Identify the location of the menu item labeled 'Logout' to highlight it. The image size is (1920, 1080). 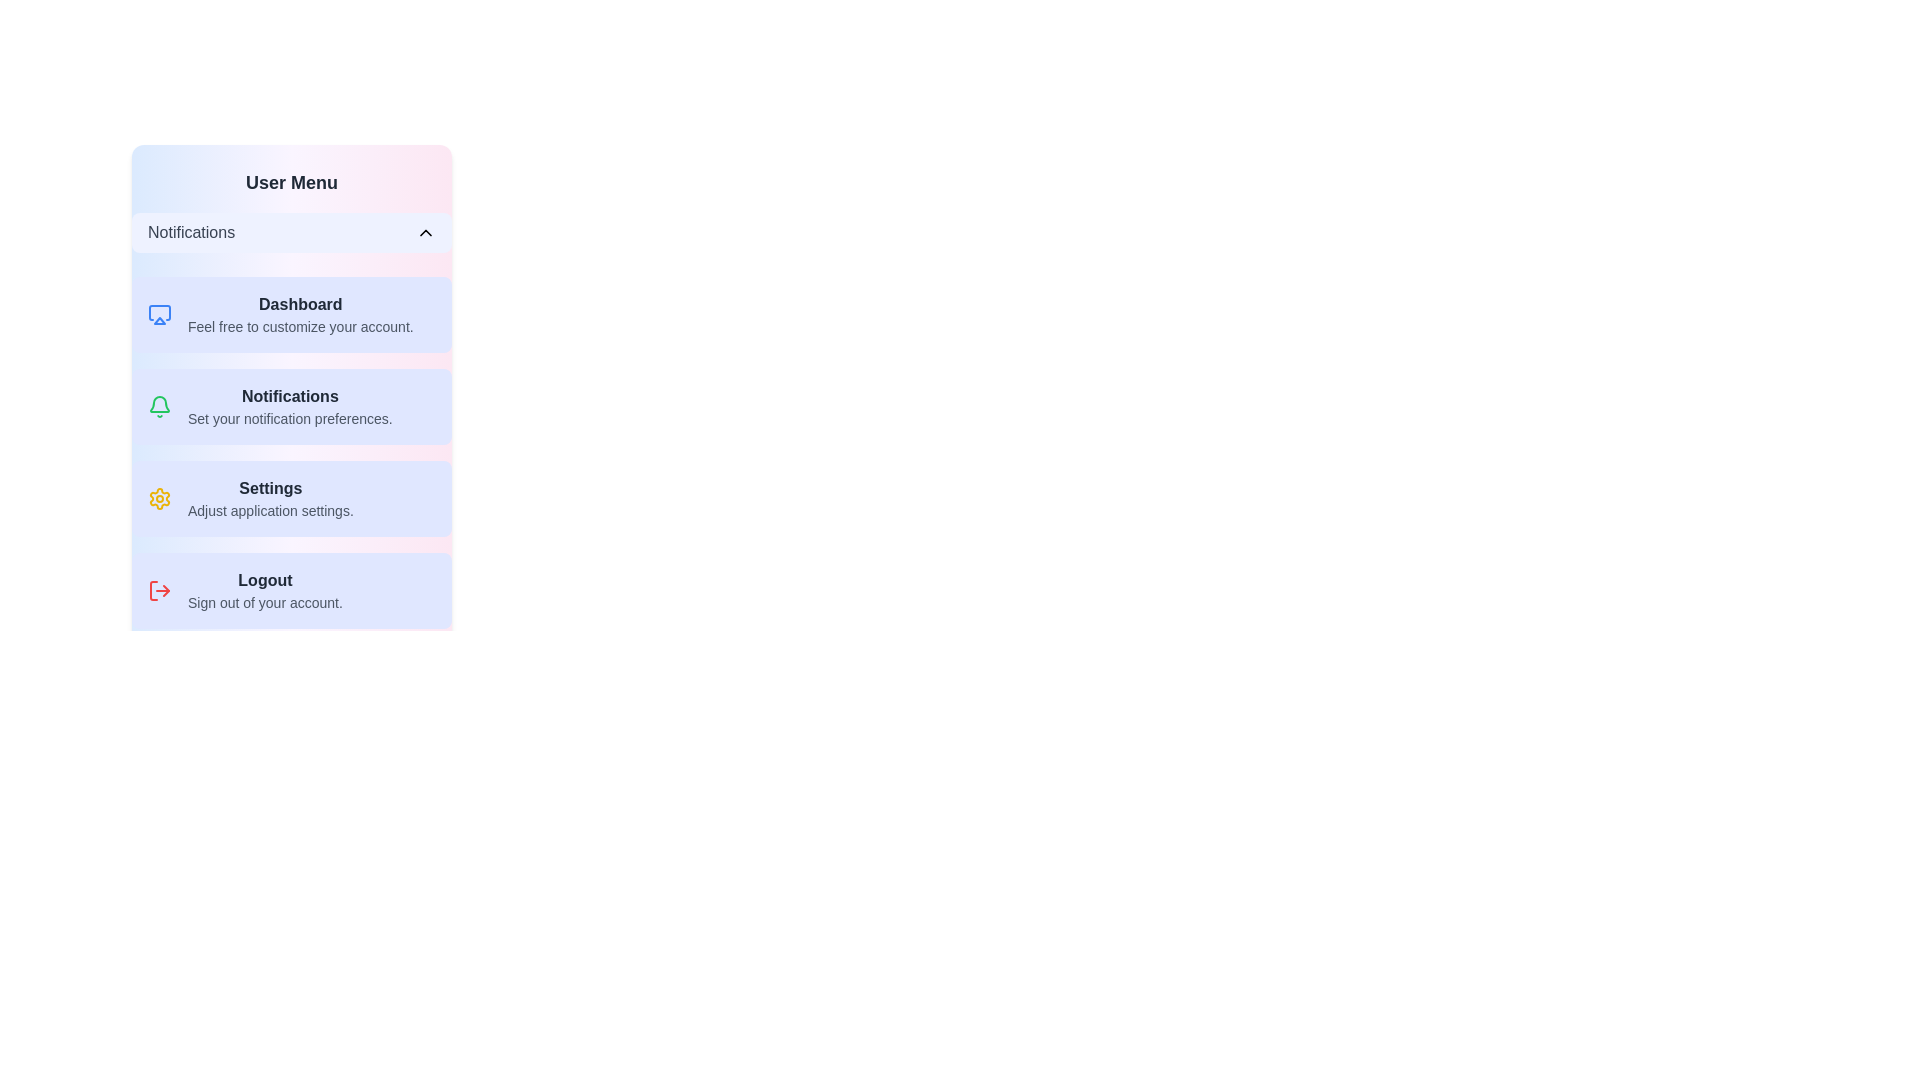
(291, 589).